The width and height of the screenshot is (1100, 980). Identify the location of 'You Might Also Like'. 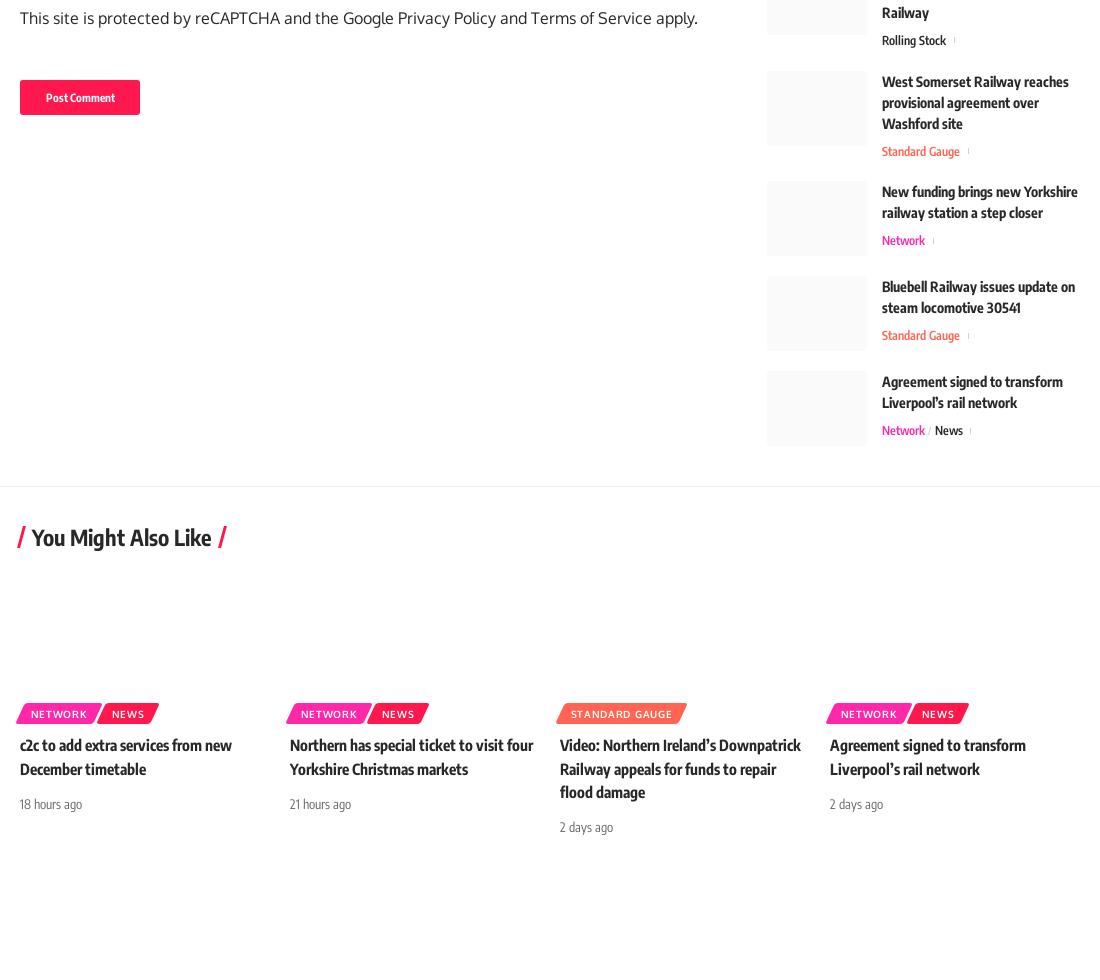
(31, 547).